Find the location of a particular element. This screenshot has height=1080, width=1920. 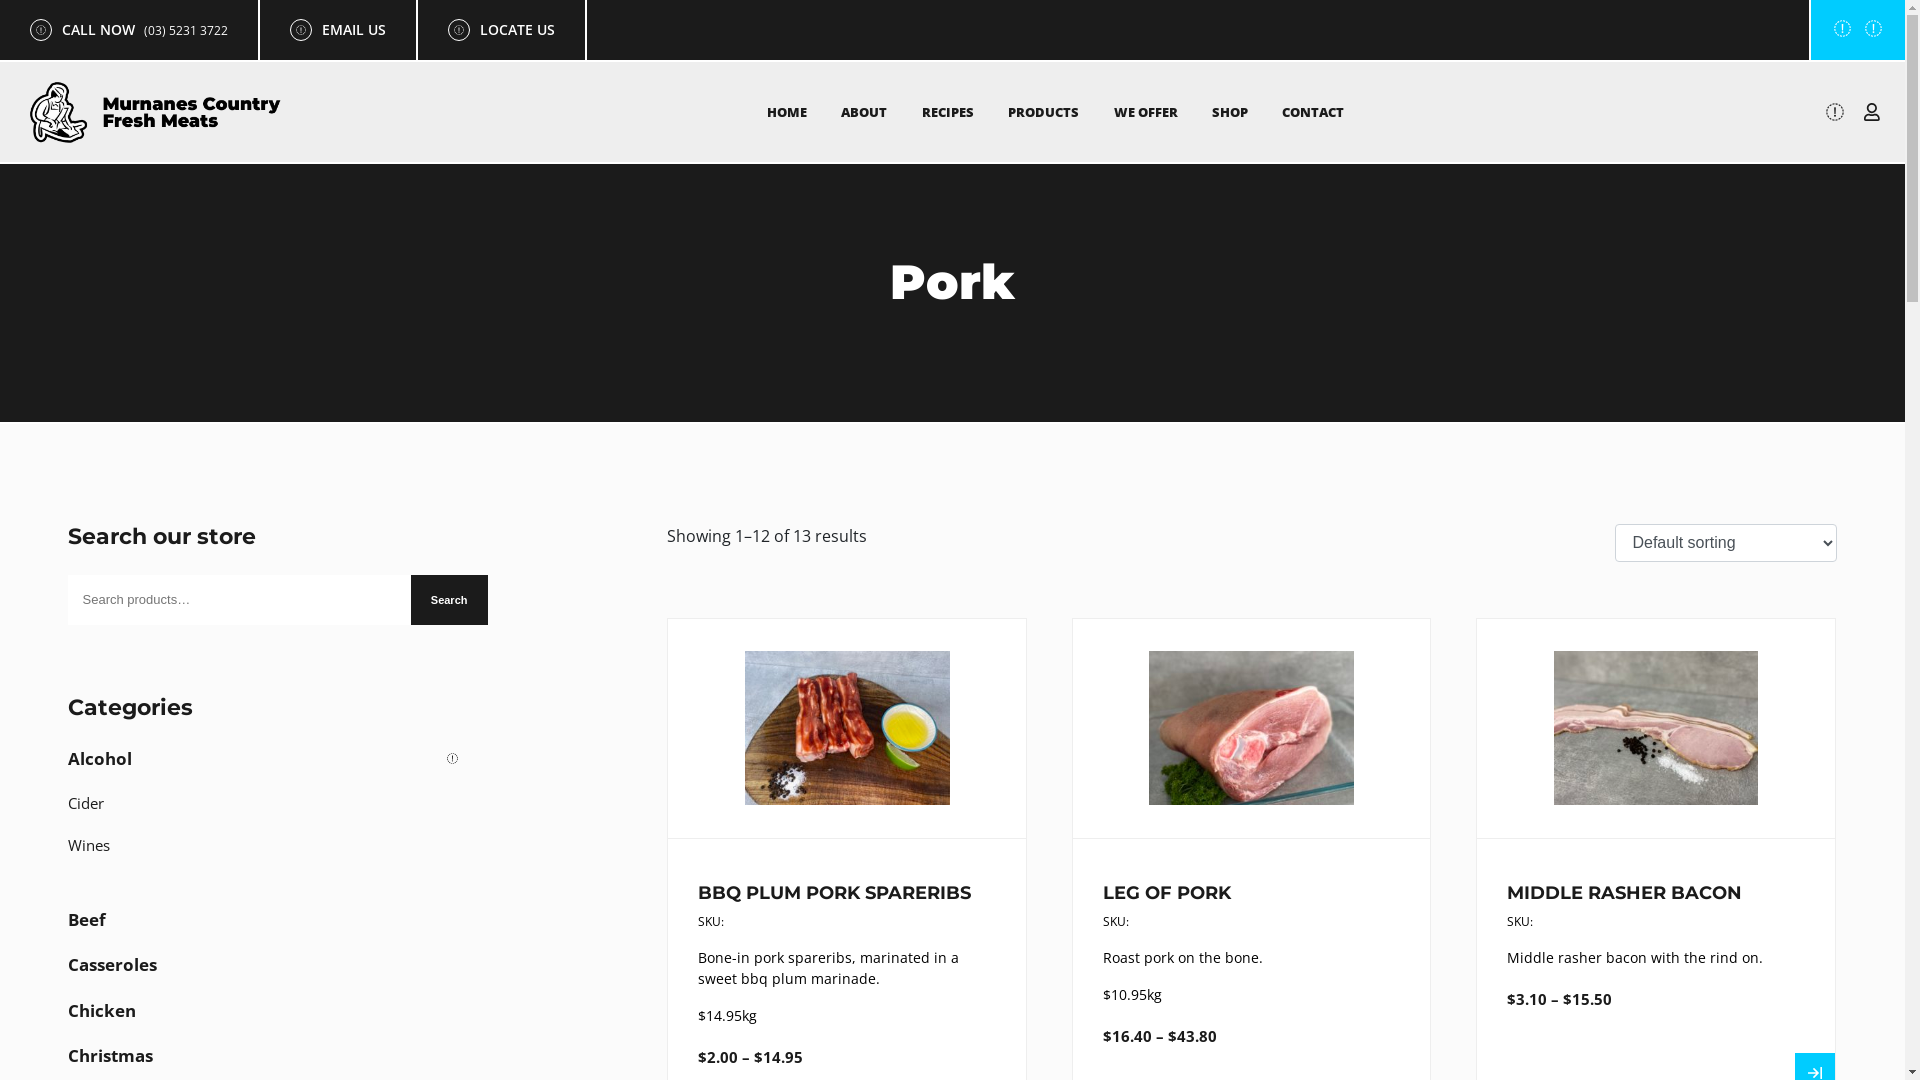

'HOME' is located at coordinates (786, 111).